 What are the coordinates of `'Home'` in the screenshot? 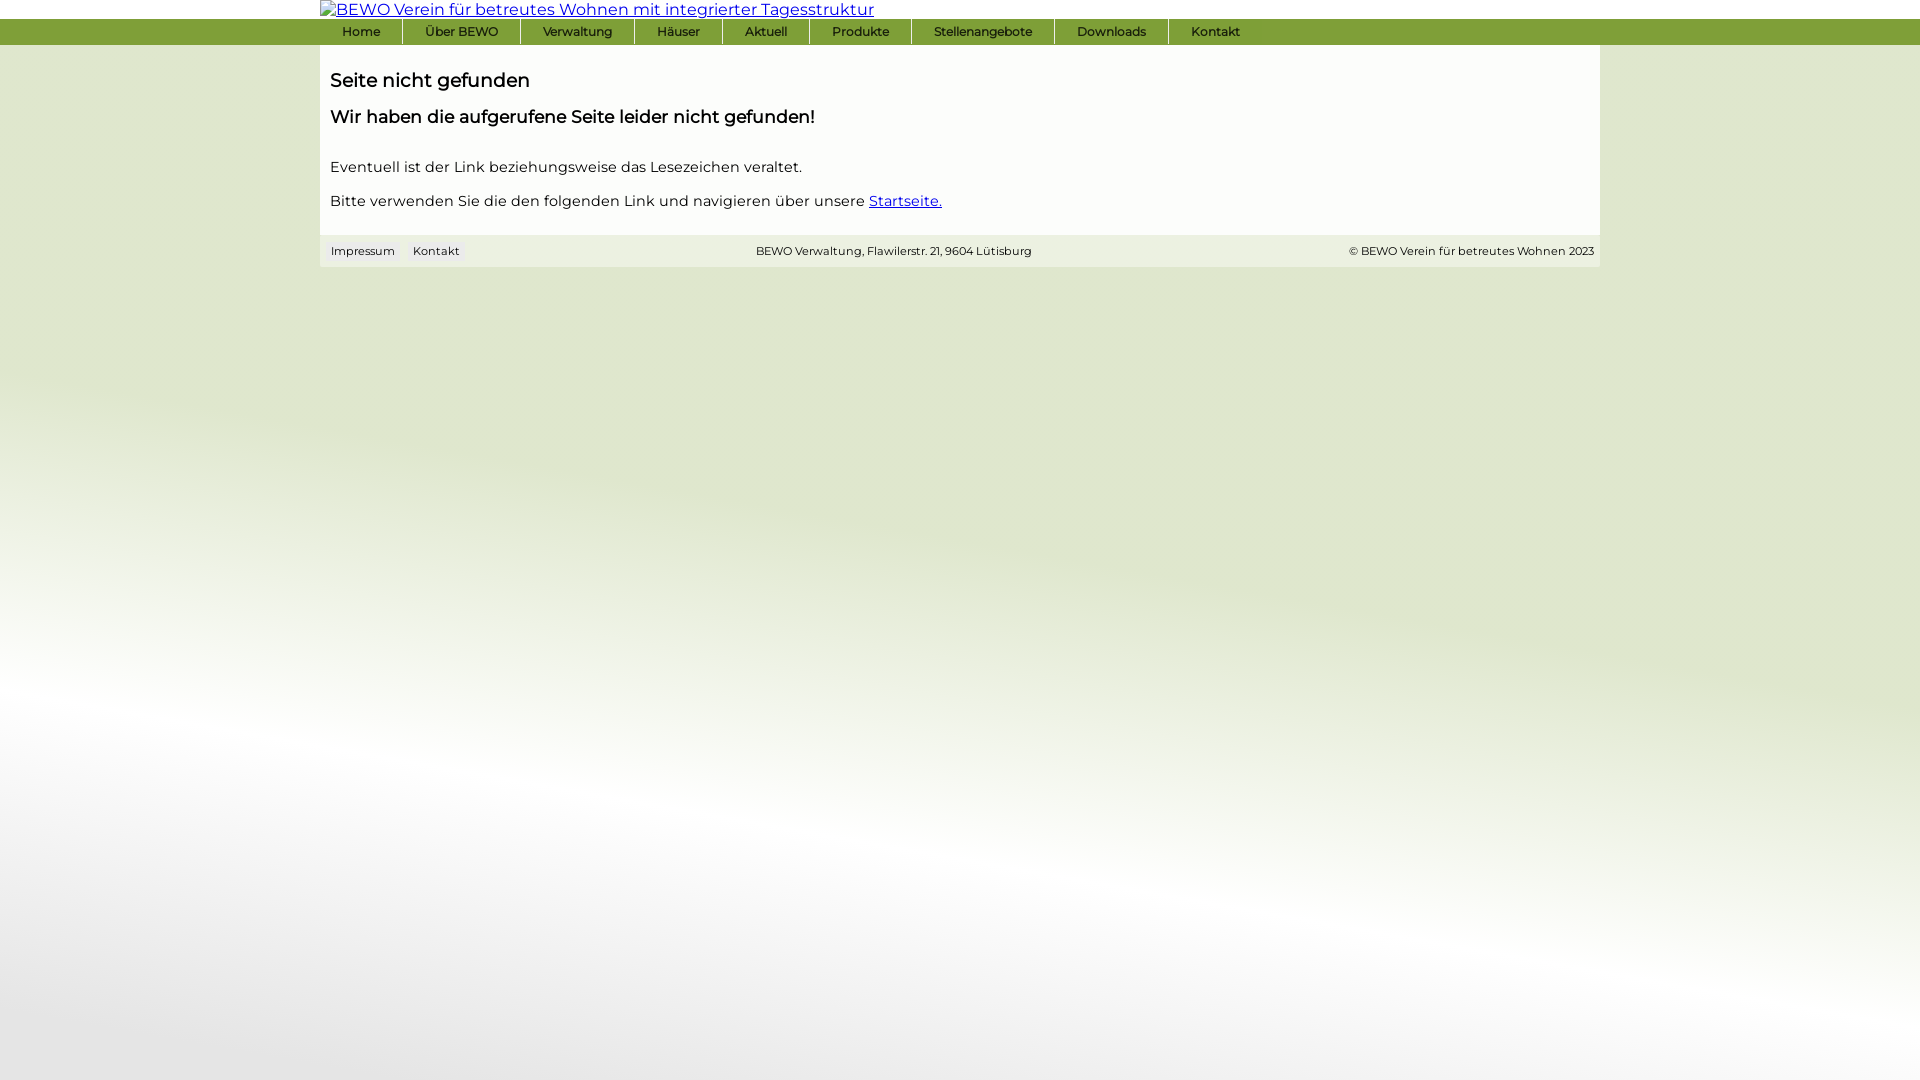 It's located at (360, 31).